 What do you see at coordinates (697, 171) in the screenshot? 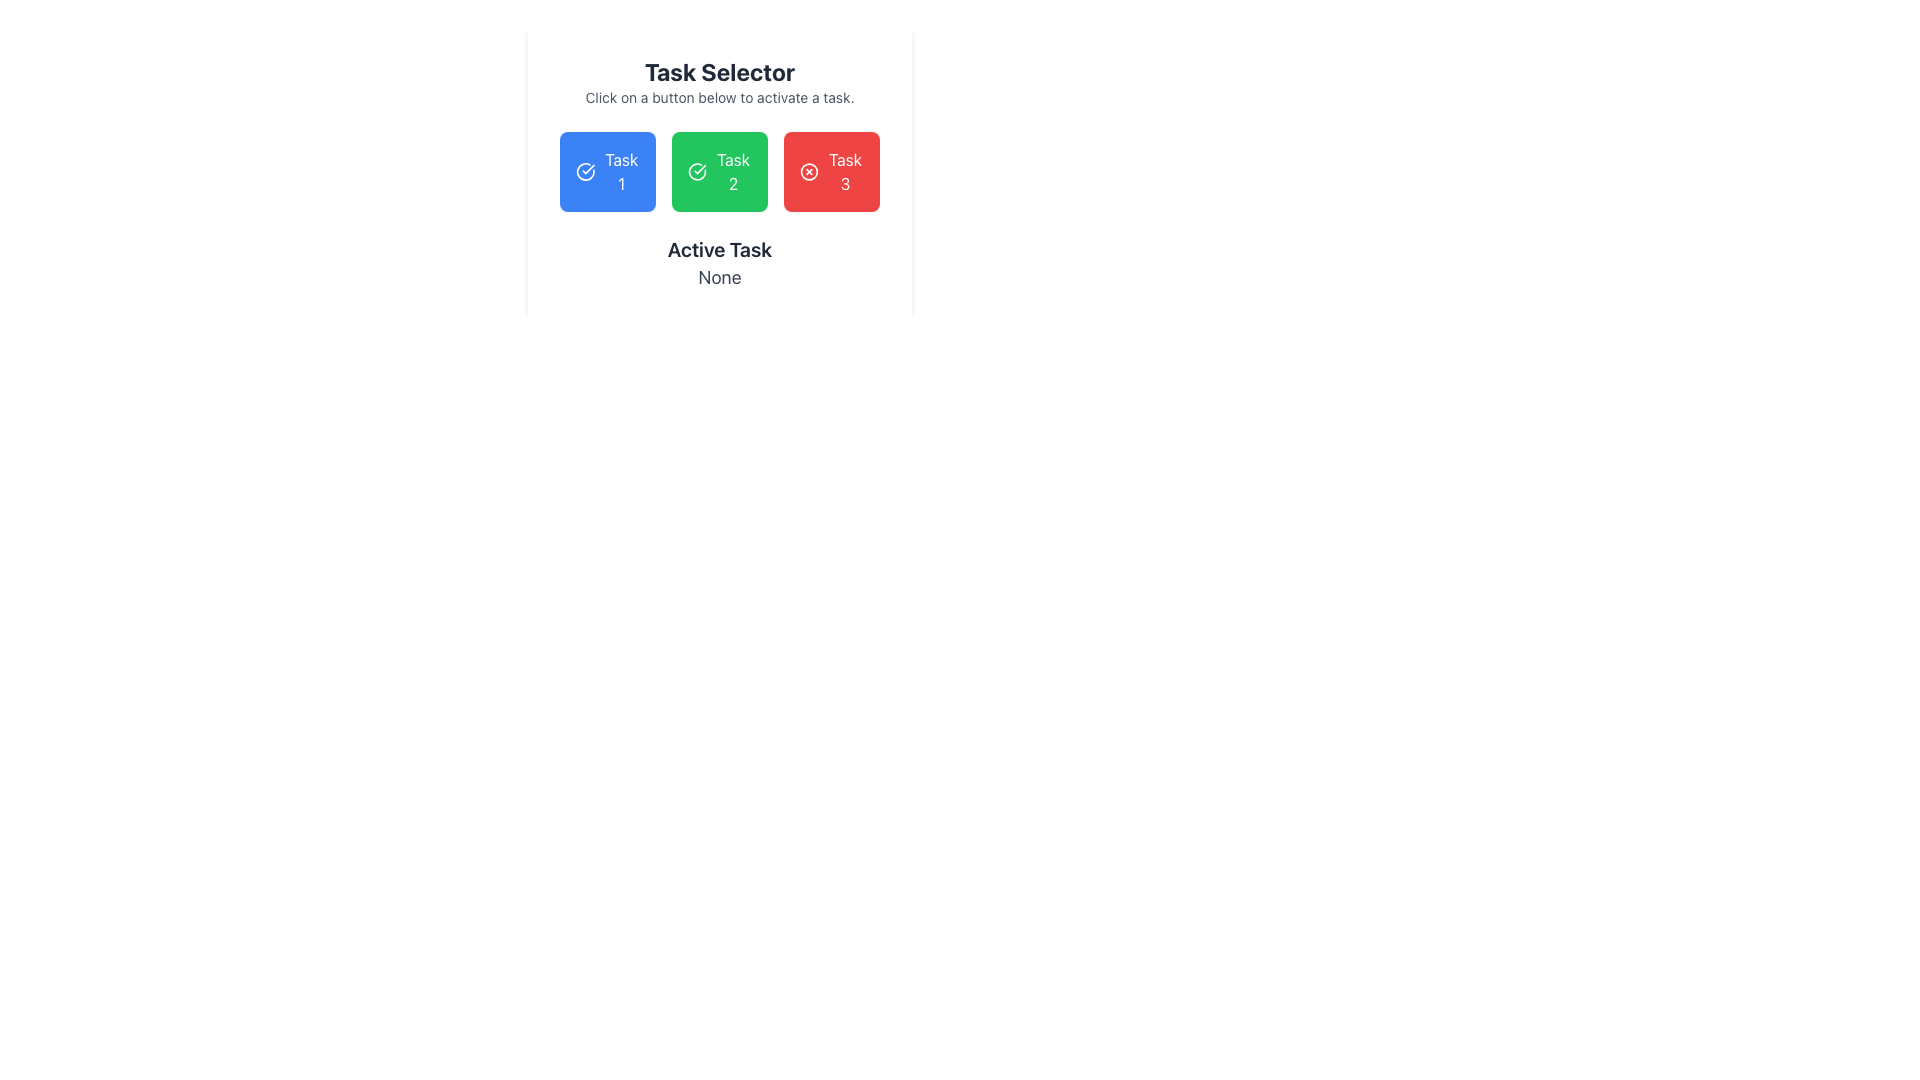
I see `the green circular icon with a checkmark inside, located next to the text 'Task 2'` at bounding box center [697, 171].